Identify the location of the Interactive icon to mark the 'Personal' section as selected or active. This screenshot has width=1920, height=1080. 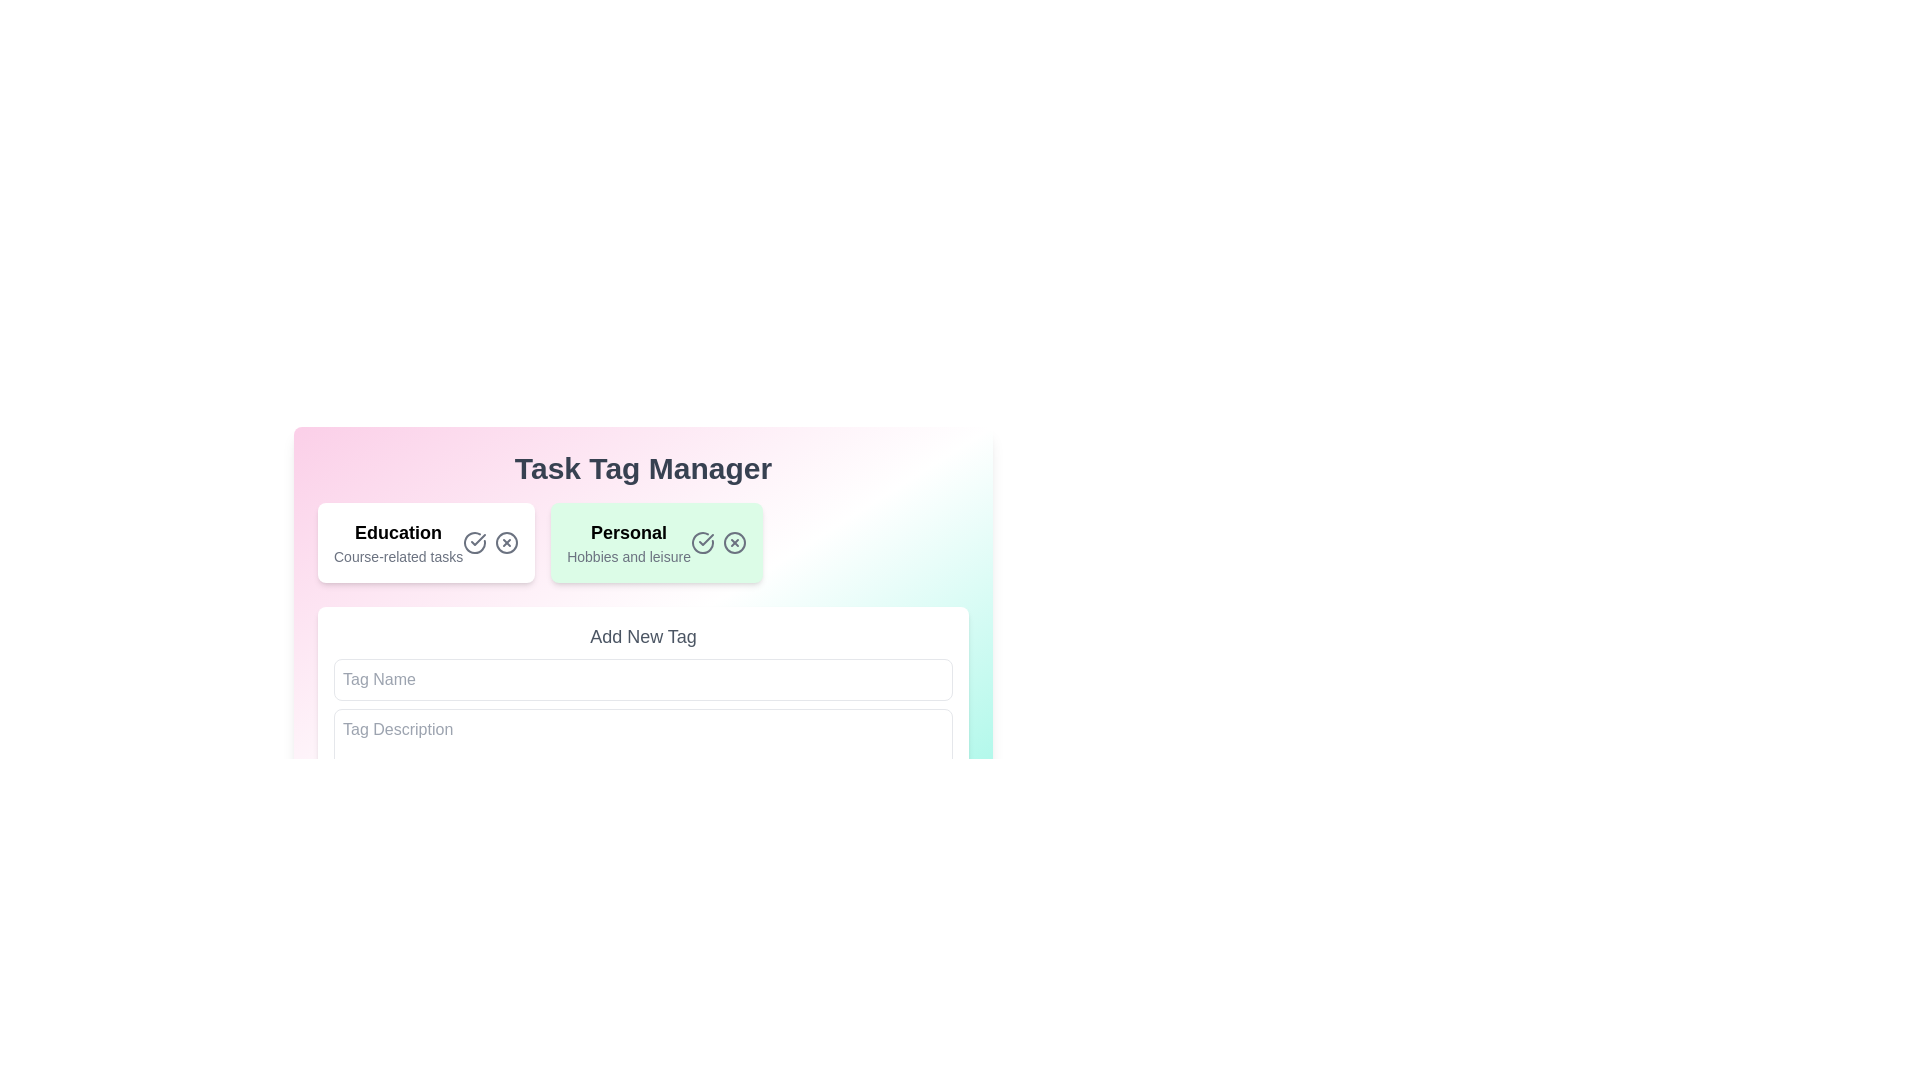
(702, 543).